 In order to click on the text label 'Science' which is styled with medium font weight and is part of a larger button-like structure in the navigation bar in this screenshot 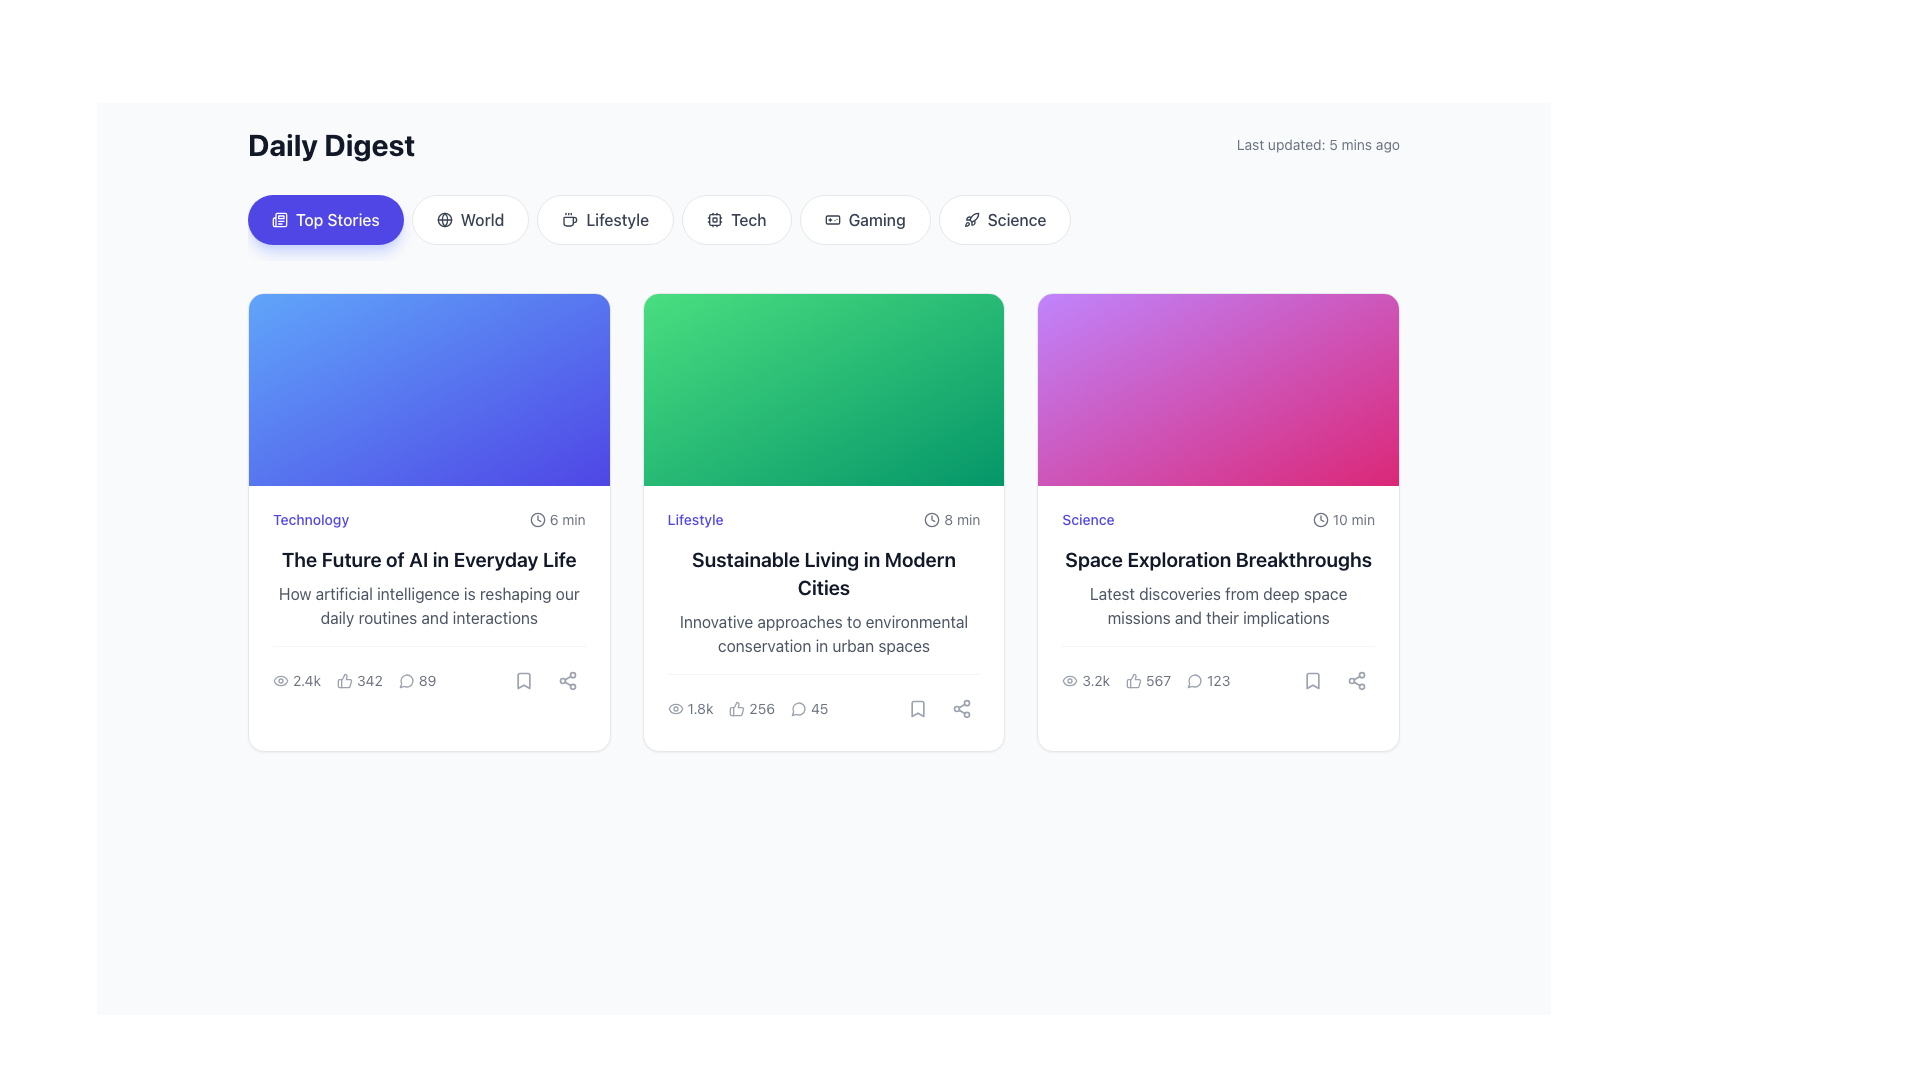, I will do `click(1017, 219)`.